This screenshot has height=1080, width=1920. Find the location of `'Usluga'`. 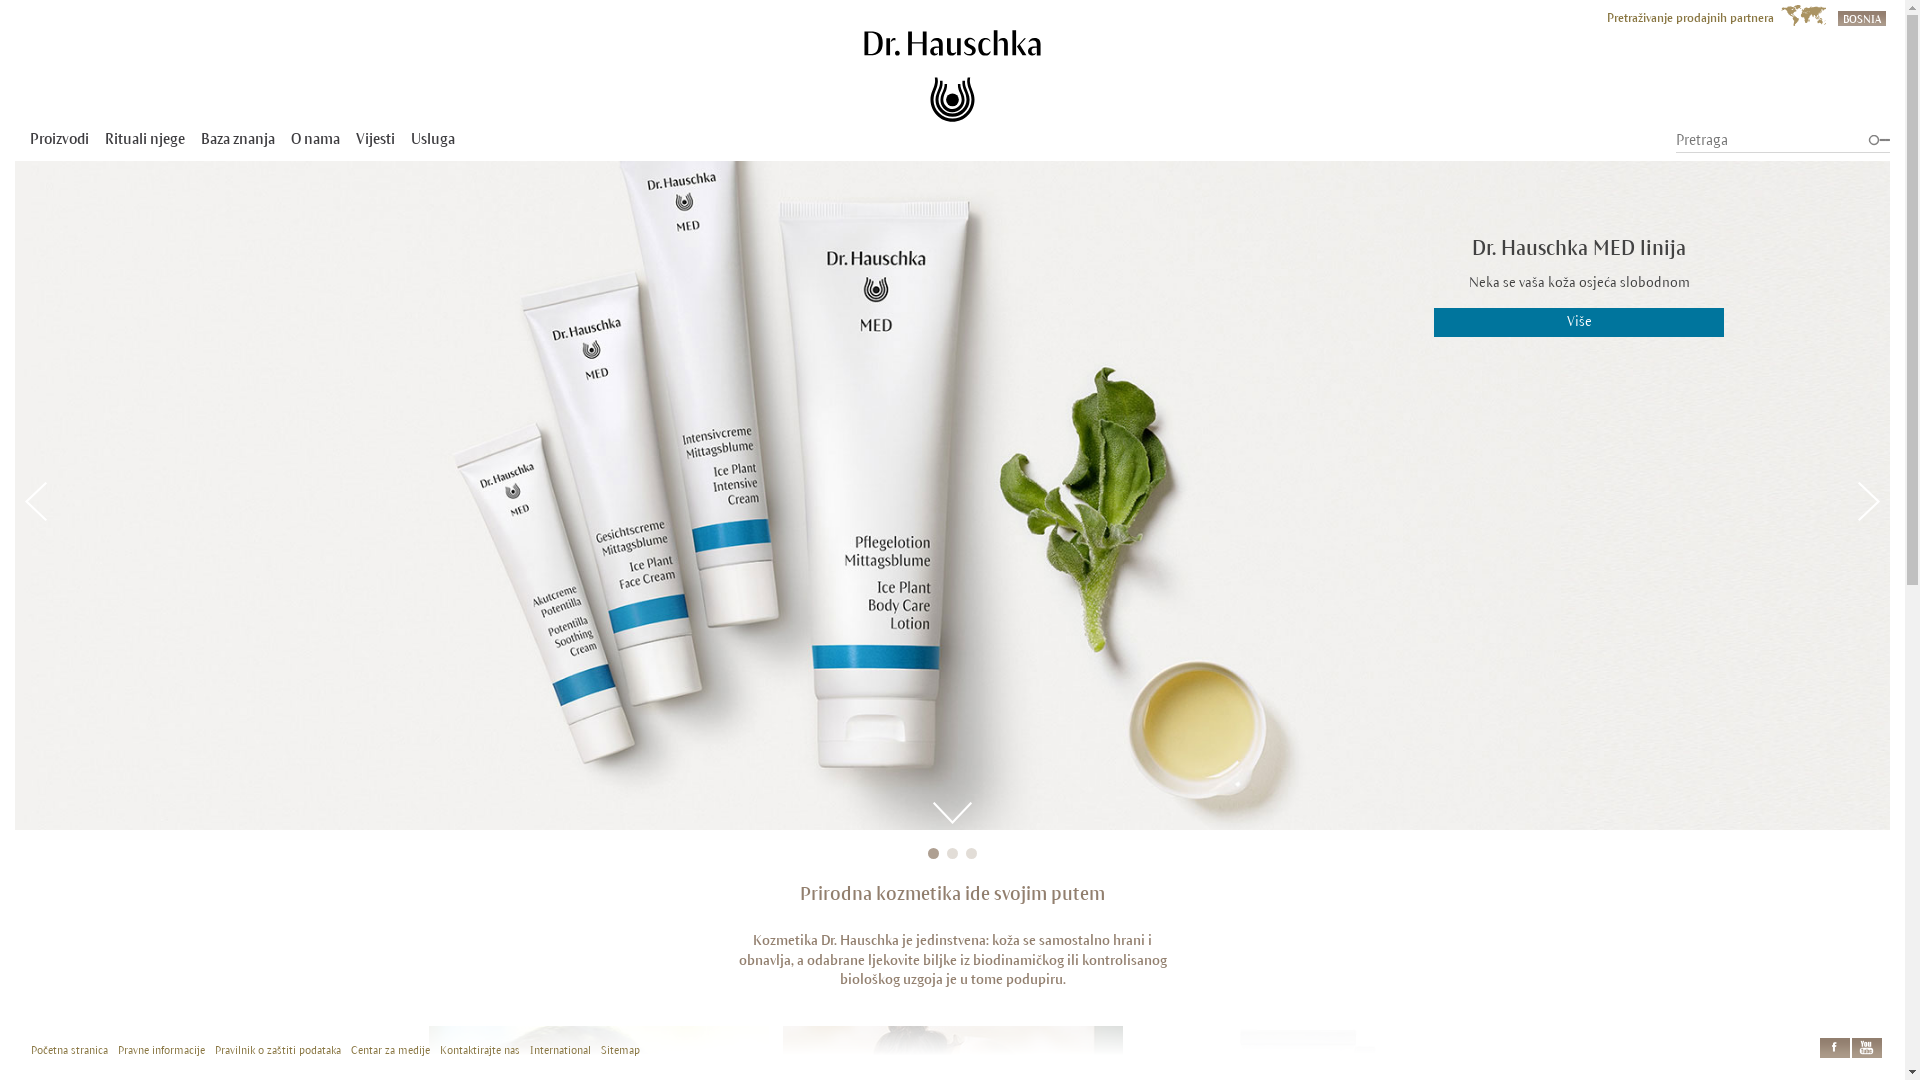

'Usluga' is located at coordinates (431, 137).